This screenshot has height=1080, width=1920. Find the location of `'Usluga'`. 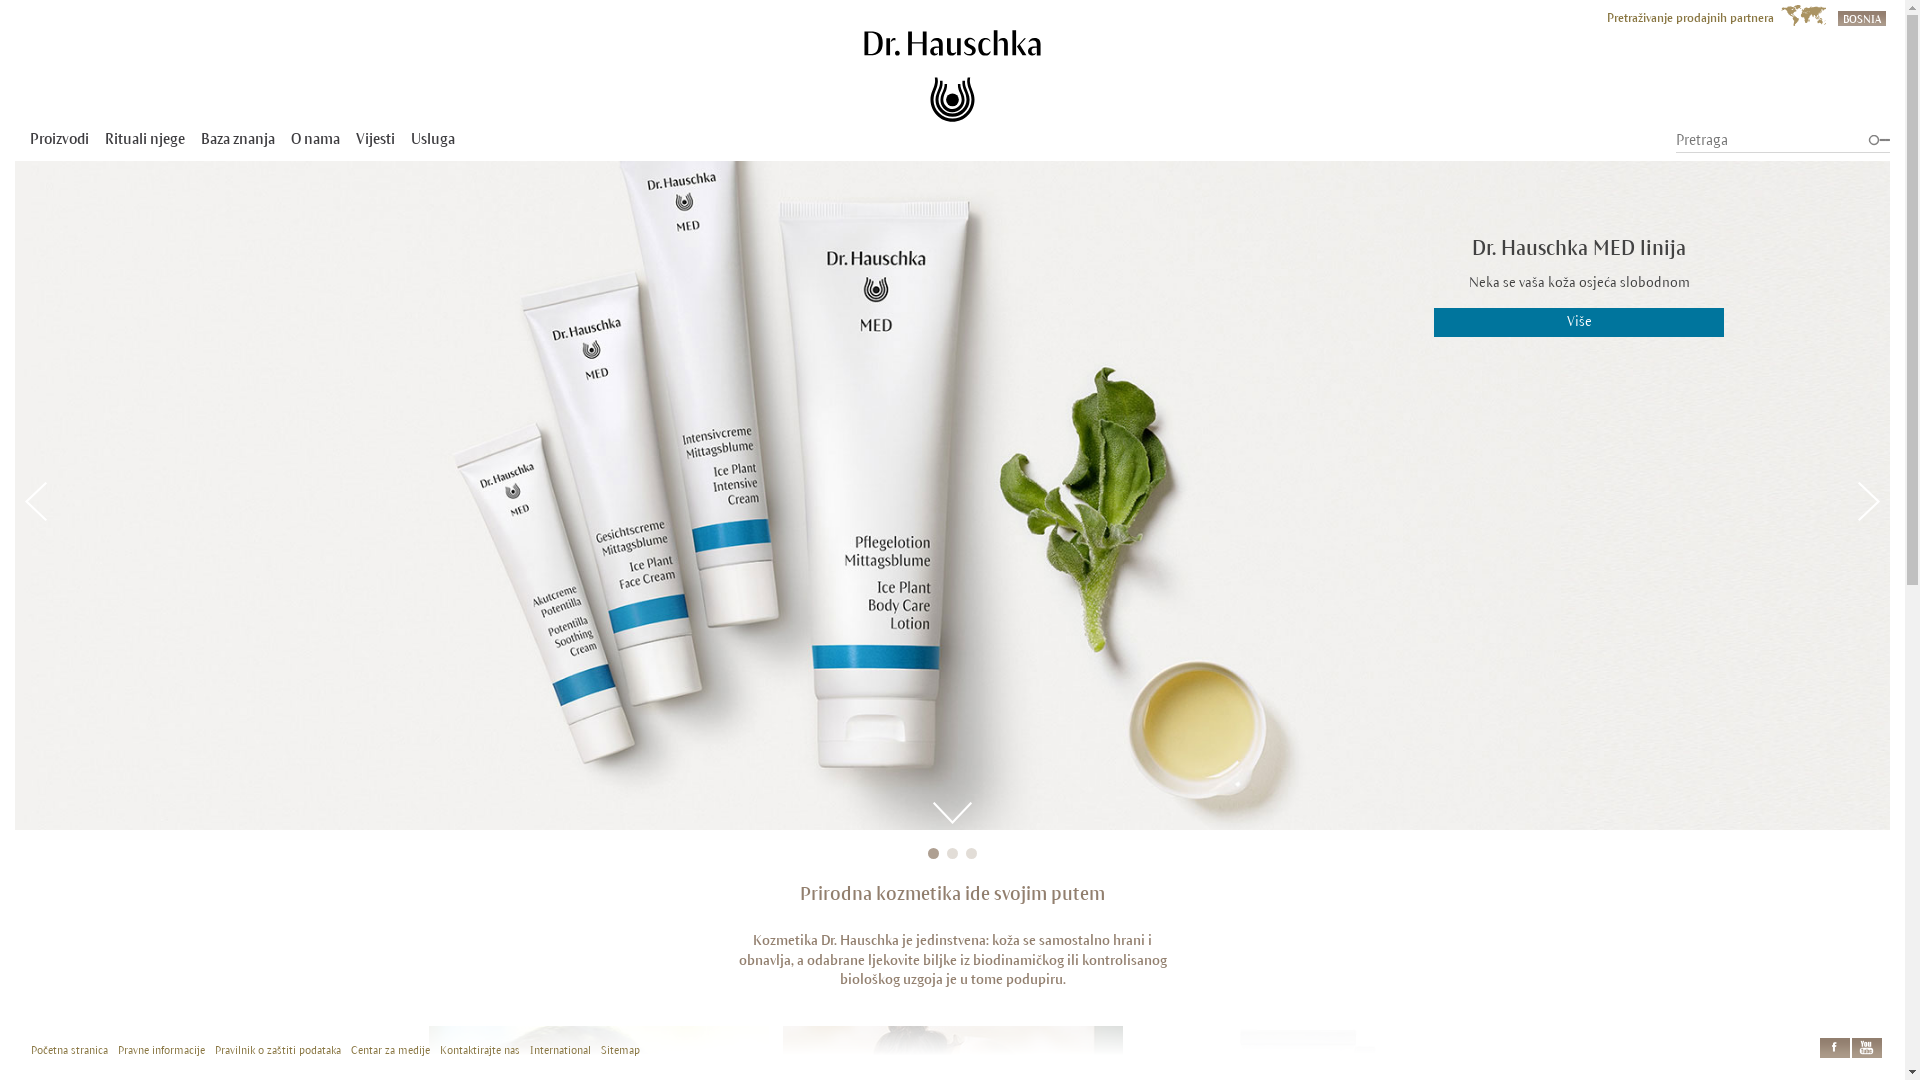

'Usluga' is located at coordinates (431, 137).